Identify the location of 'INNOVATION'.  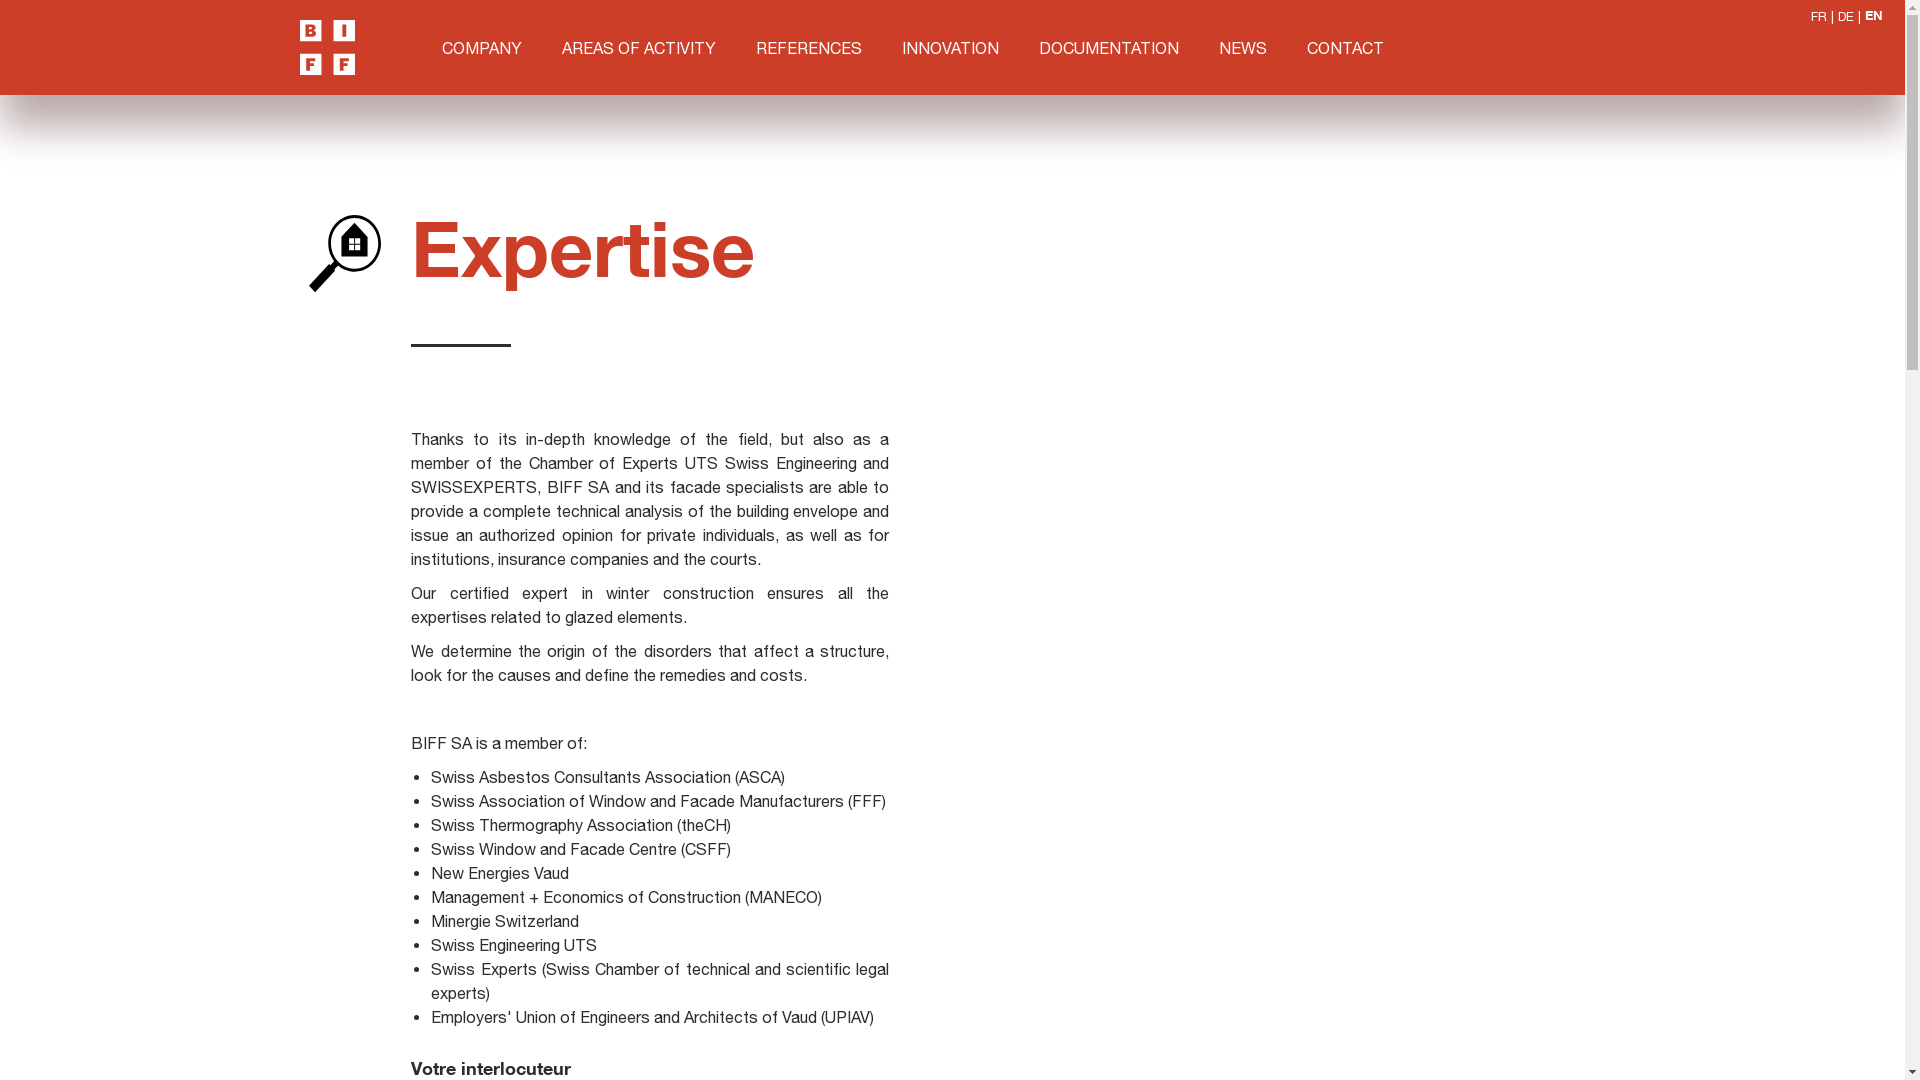
(949, 45).